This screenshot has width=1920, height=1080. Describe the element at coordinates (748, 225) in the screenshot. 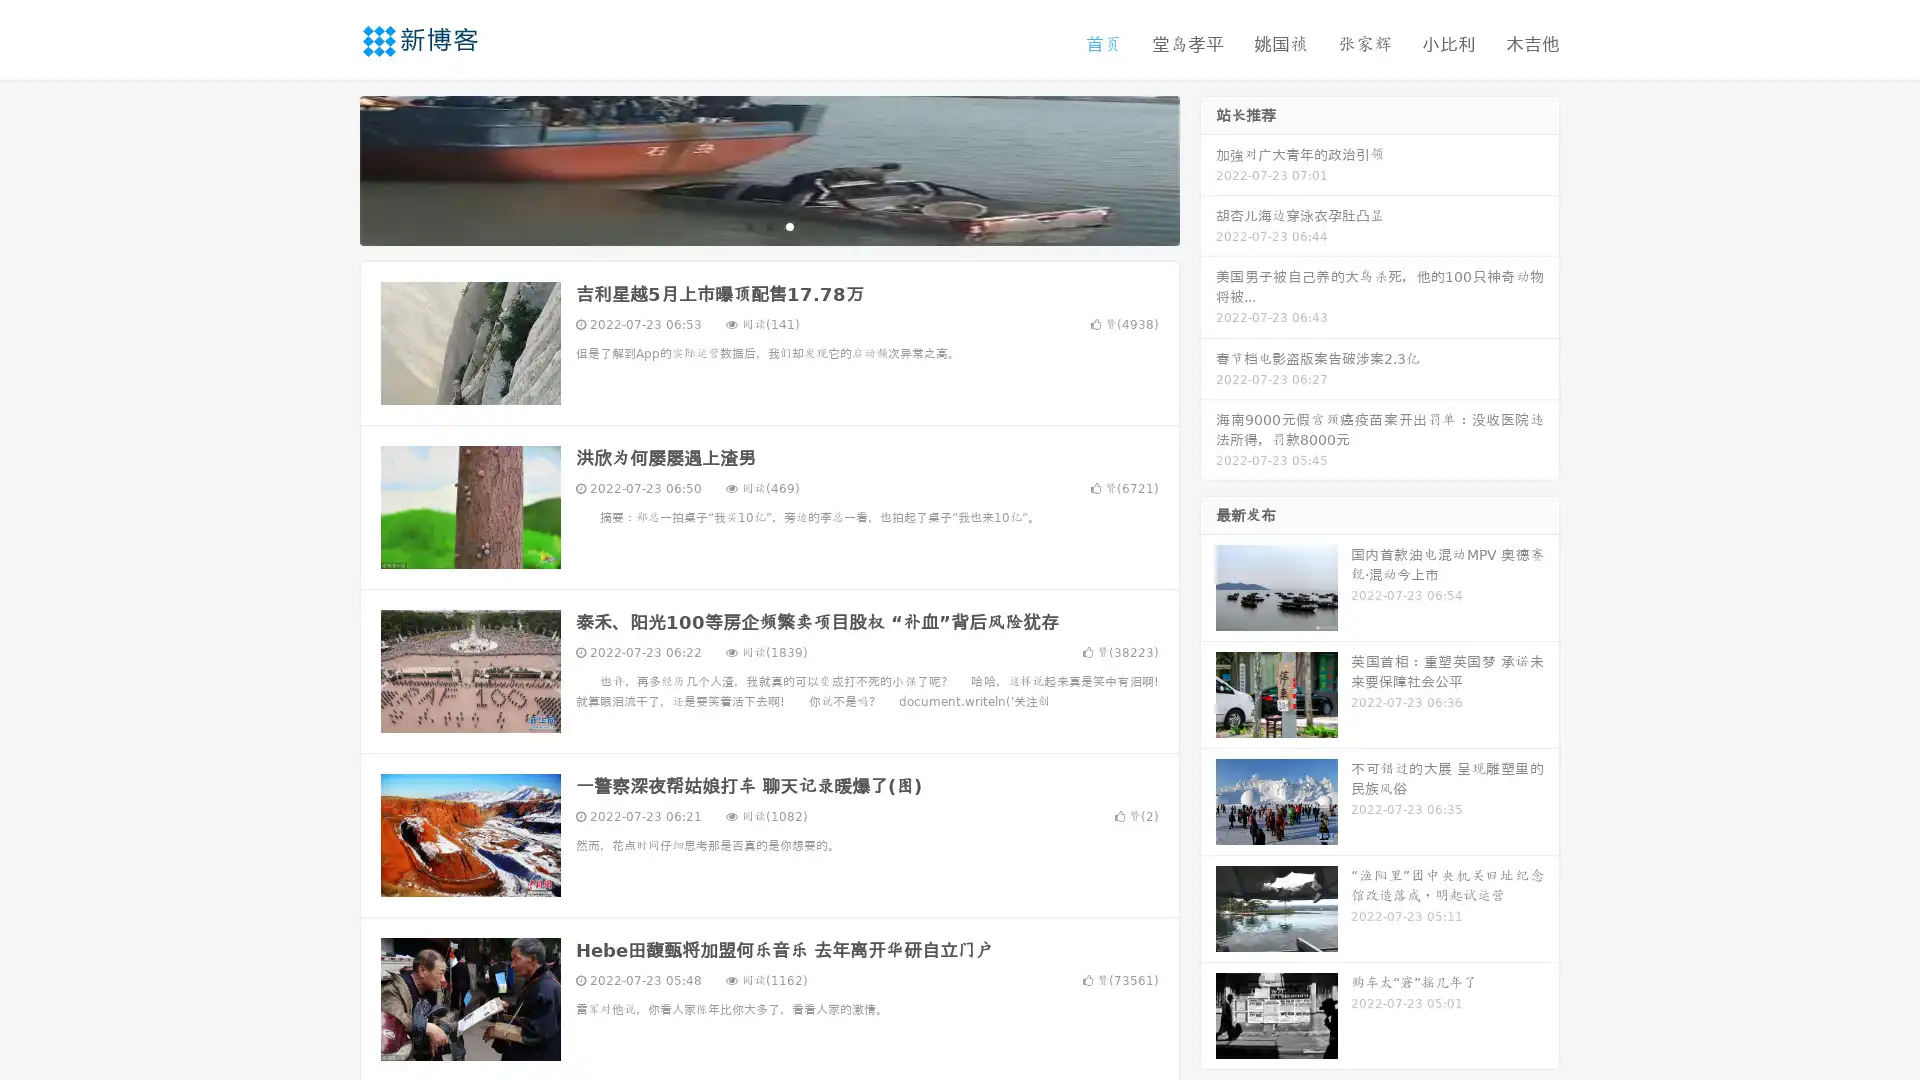

I see `Go to slide 1` at that location.